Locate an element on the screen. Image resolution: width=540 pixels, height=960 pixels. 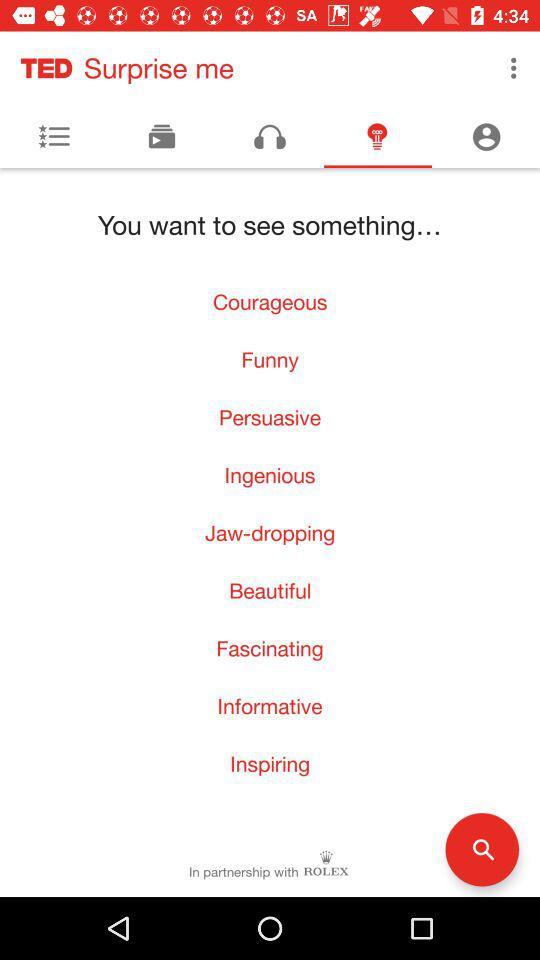
the search icon is located at coordinates (481, 848).